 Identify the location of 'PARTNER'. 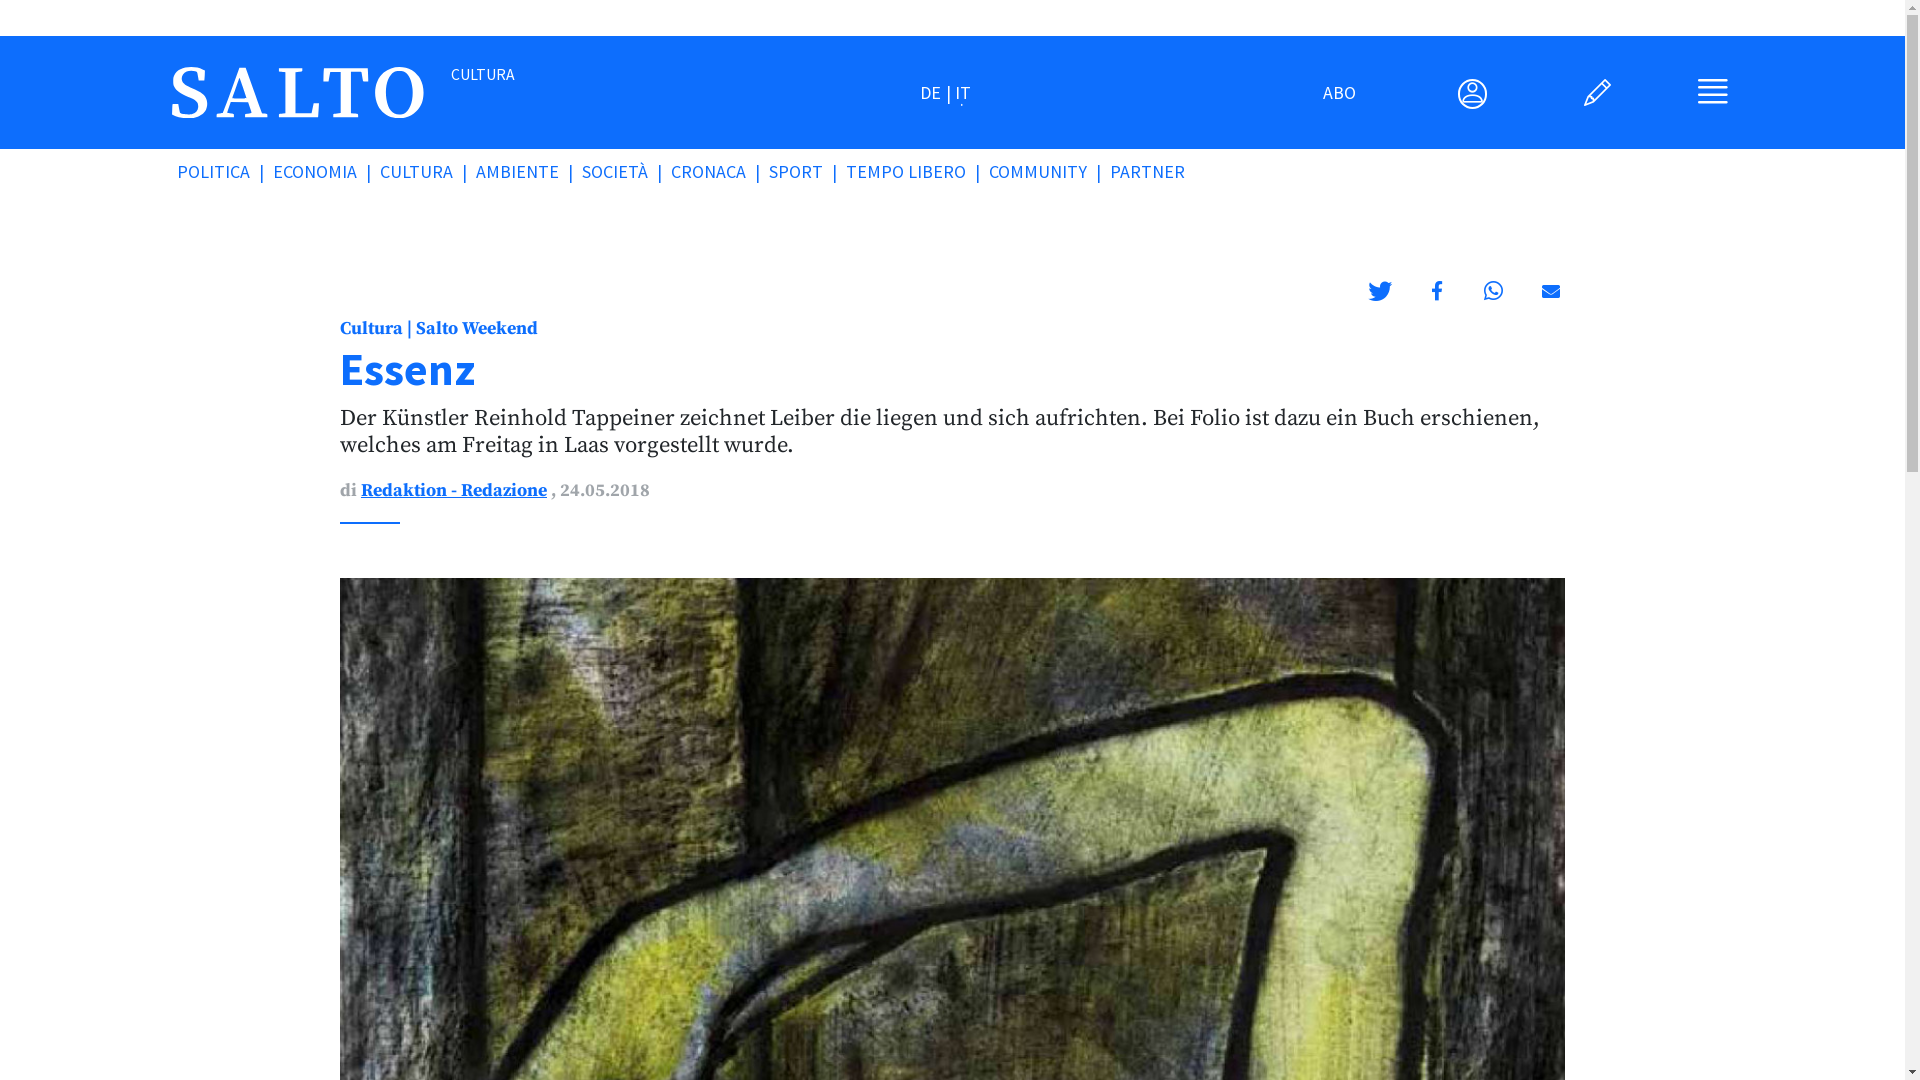
(1156, 170).